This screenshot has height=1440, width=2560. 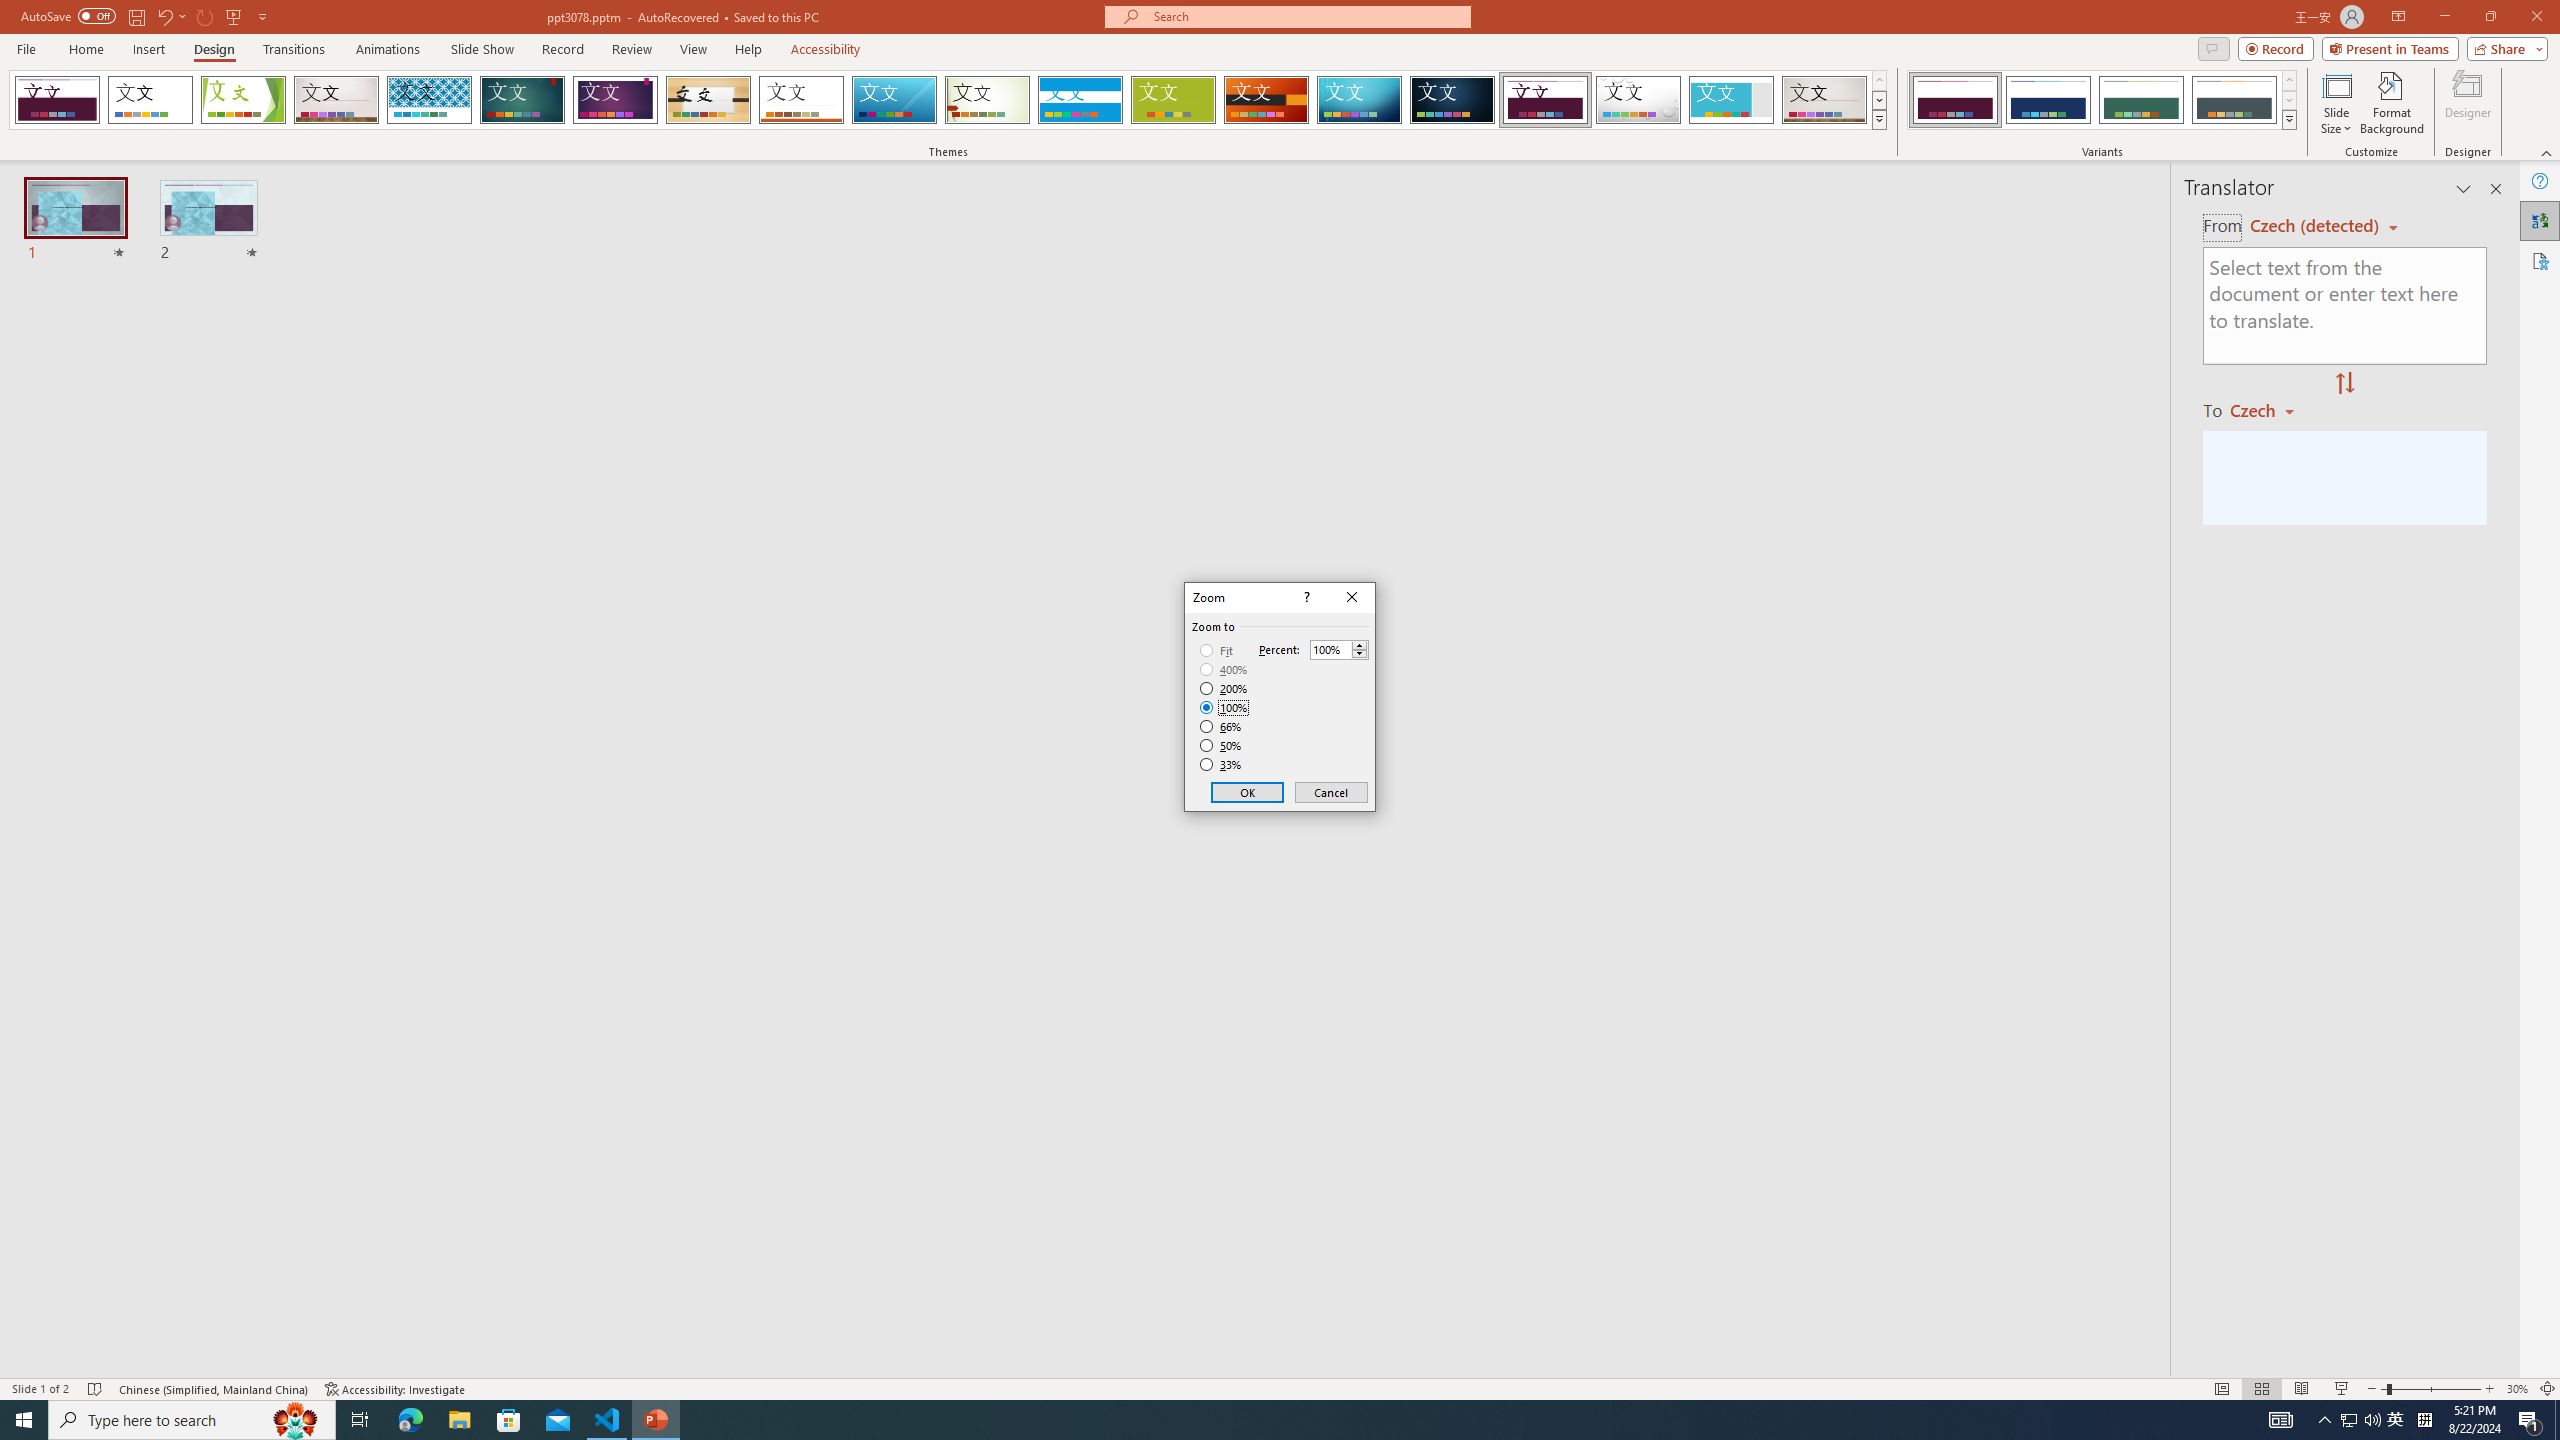 What do you see at coordinates (429, 99) in the screenshot?
I see `'Integral'` at bounding box center [429, 99].